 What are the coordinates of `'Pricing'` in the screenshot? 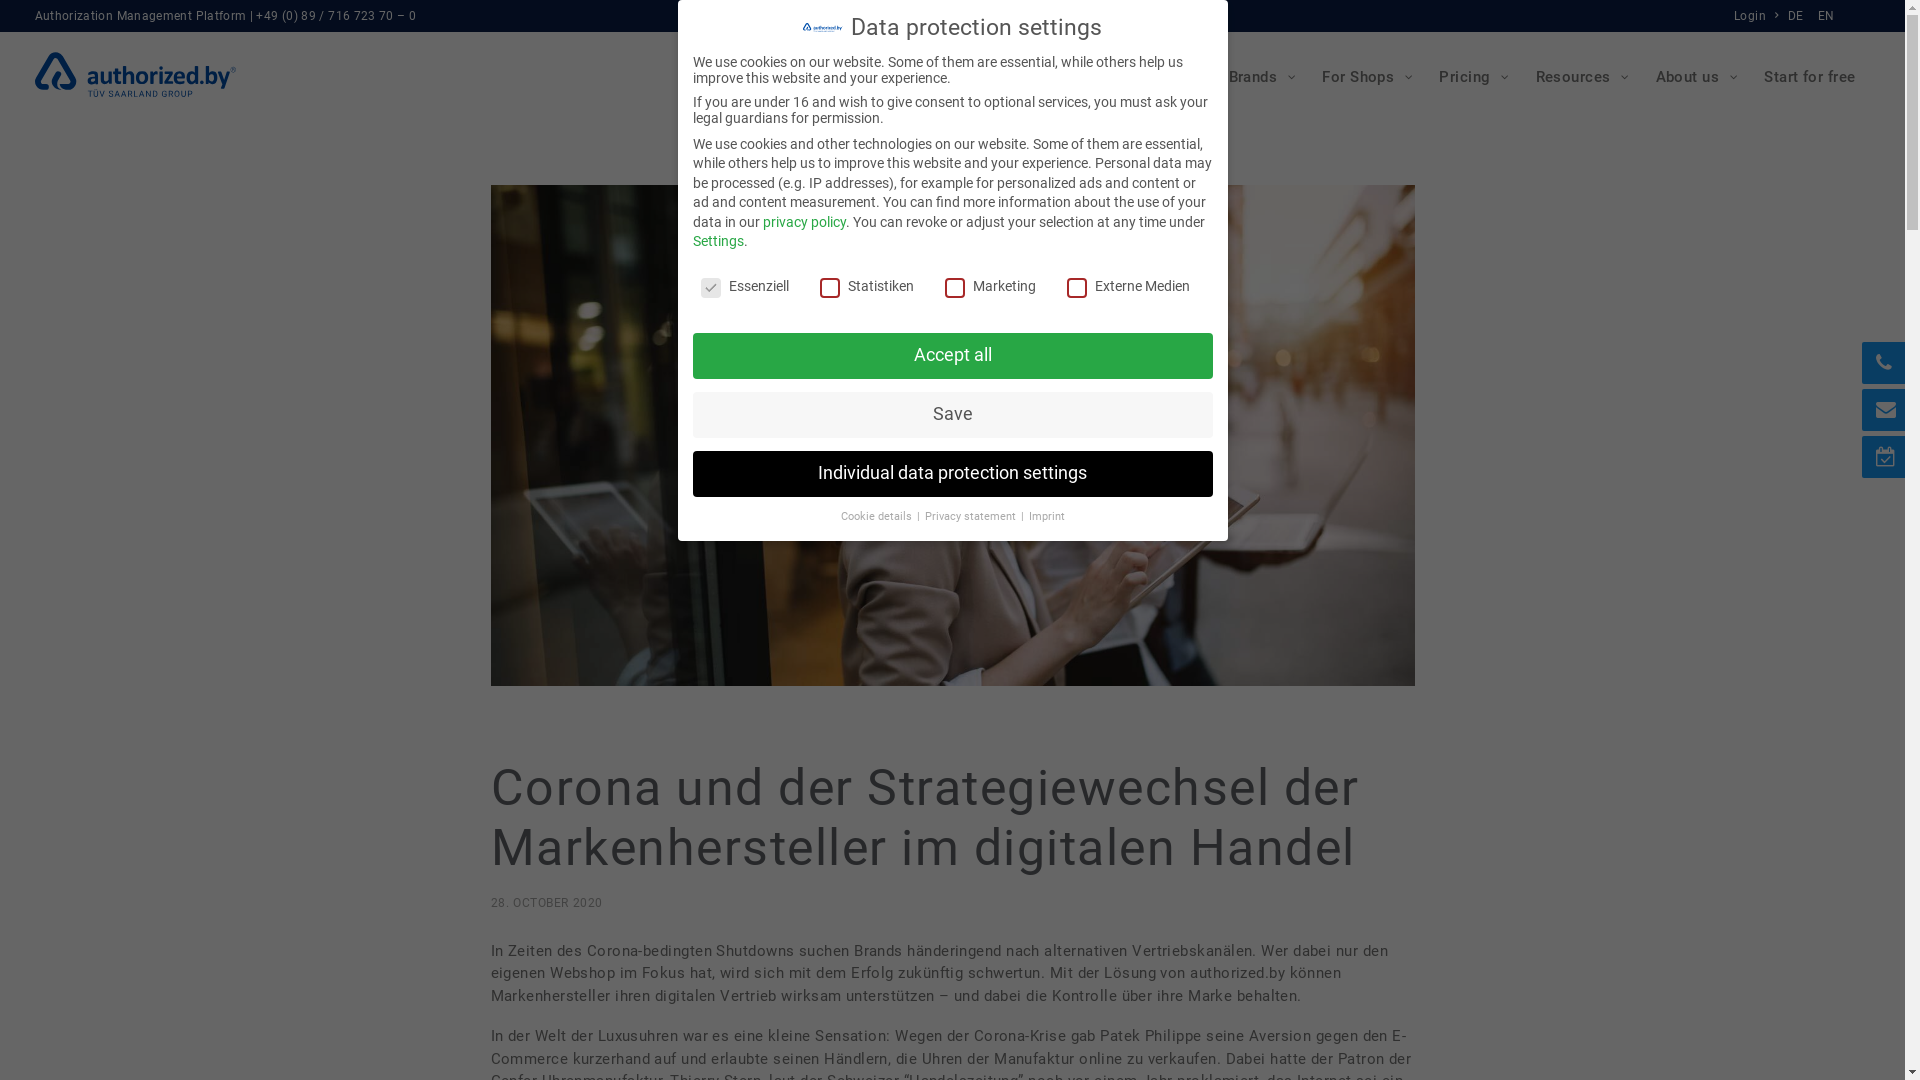 It's located at (1472, 76).